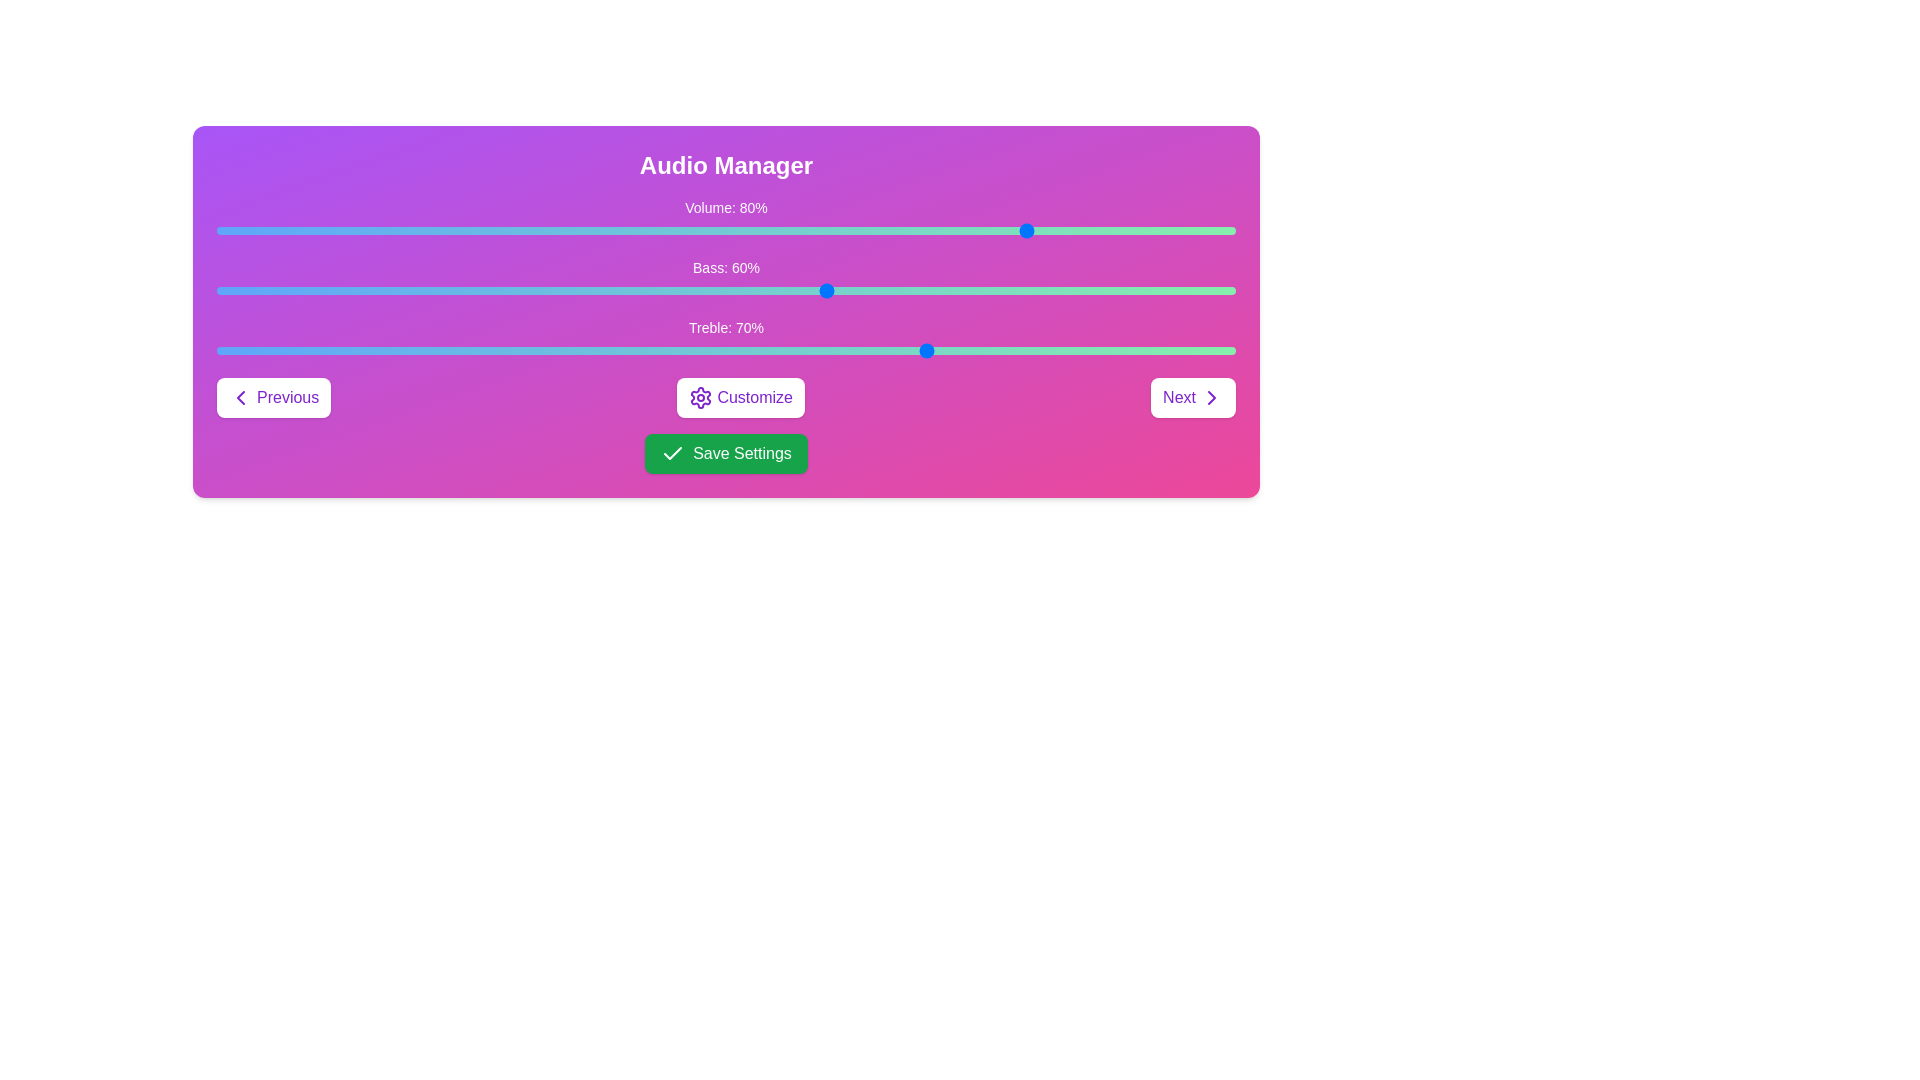 The width and height of the screenshot is (1920, 1080). Describe the element at coordinates (1210, 397) in the screenshot. I see `the visual form of the rightward chevron arrow icon that is part of the 'Next' button, located on the right-hand side of the interface` at that location.